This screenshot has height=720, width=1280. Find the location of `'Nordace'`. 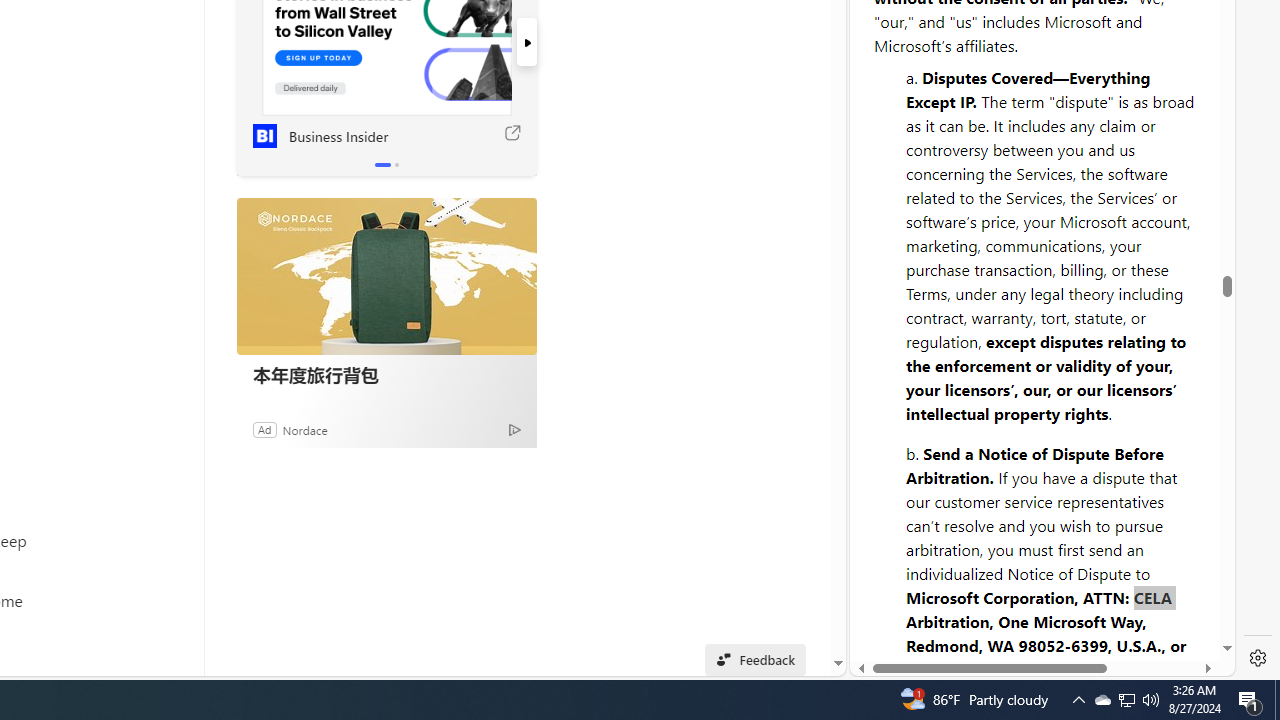

'Nordace' is located at coordinates (303, 428).